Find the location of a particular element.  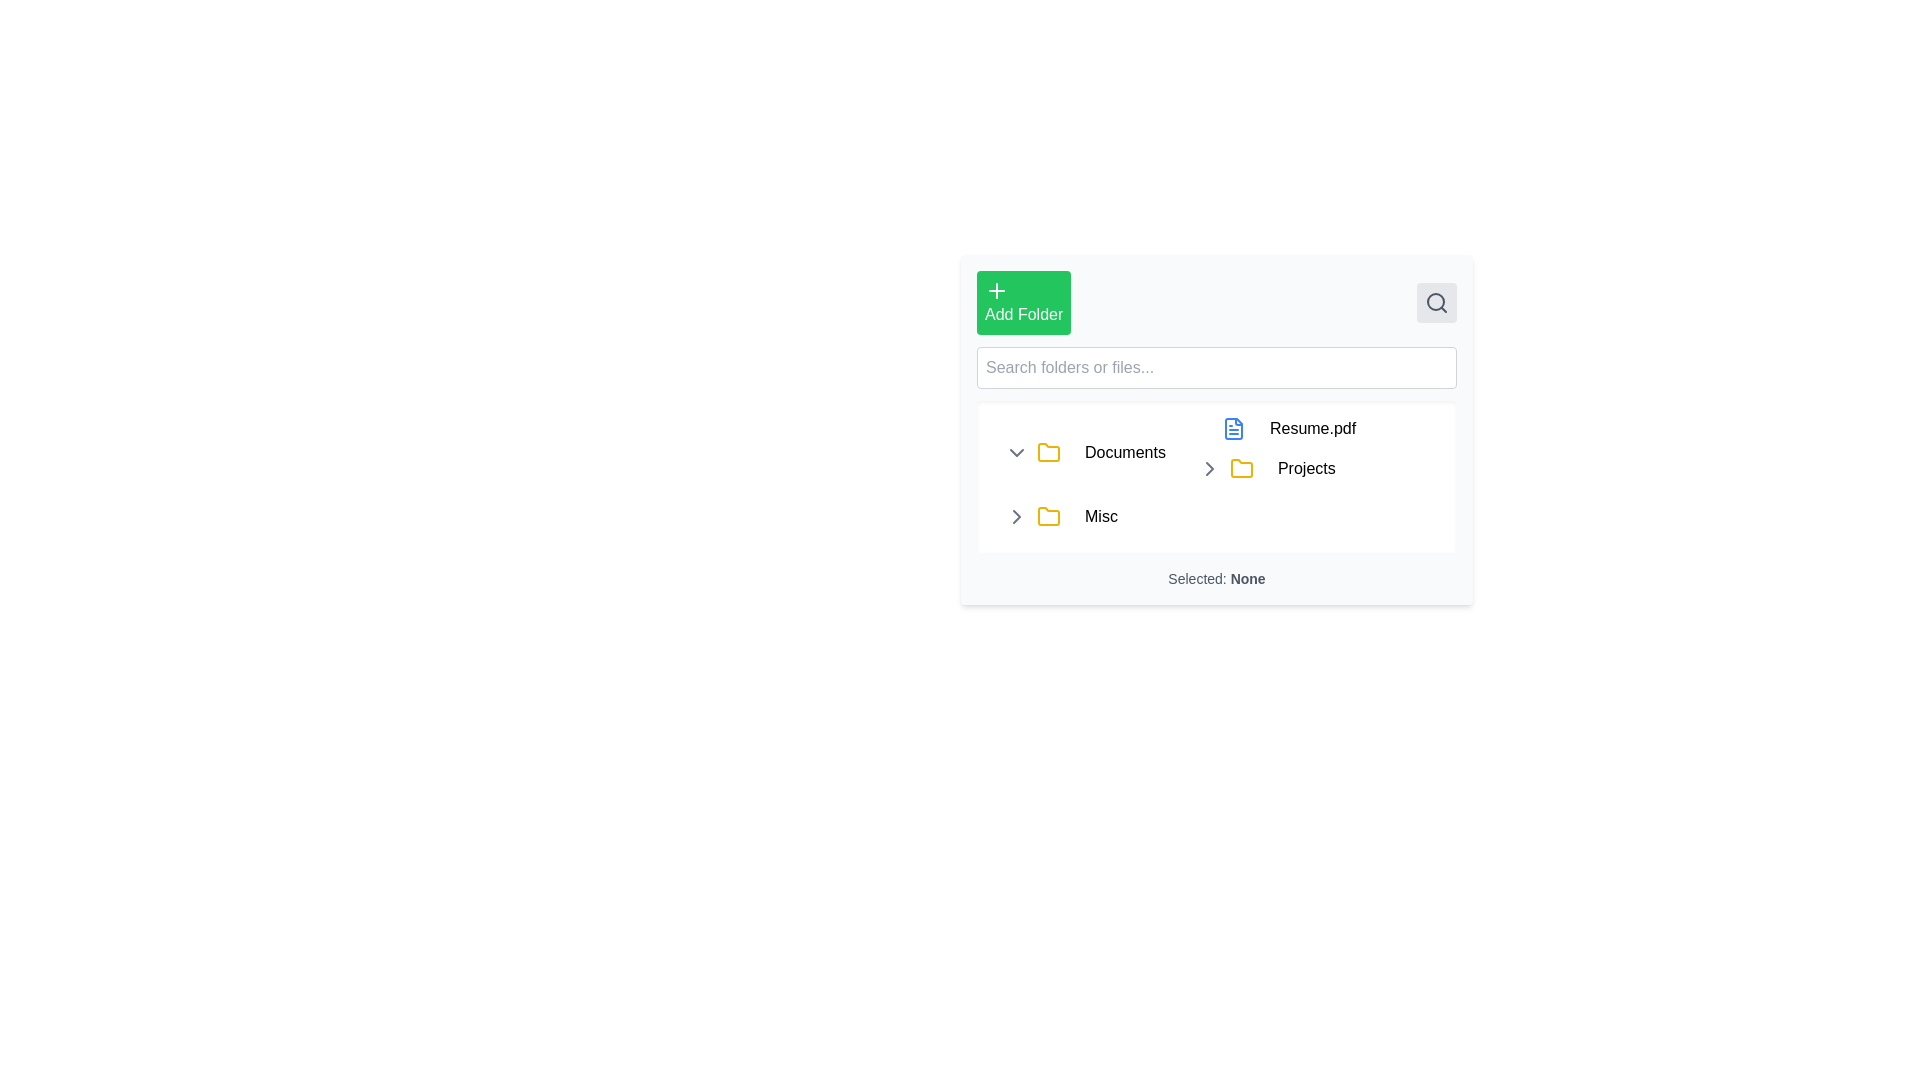

the folder icon located to the left of the 'Documents' text to trigger highlighting or display a tooltip is located at coordinates (1048, 515).